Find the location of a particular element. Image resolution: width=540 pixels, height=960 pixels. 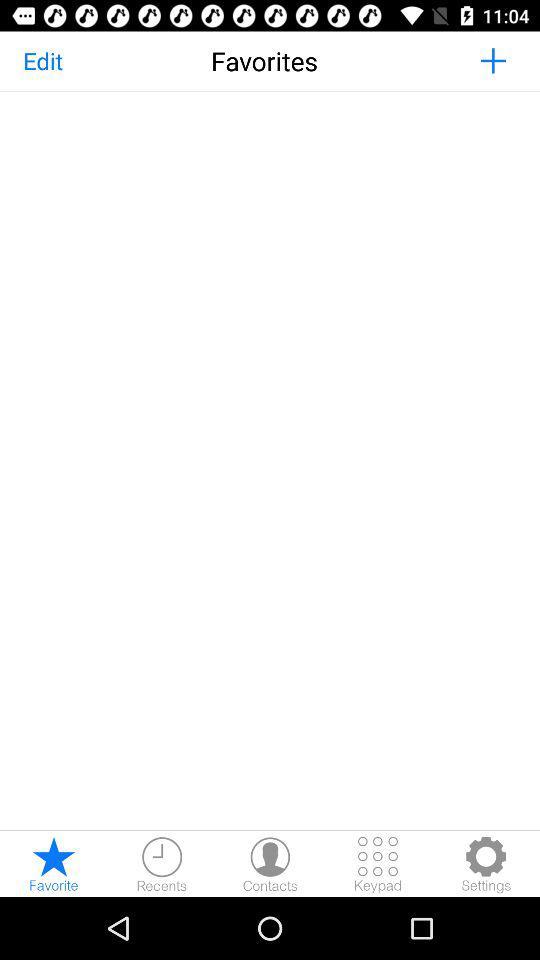

make a favorite is located at coordinates (54, 863).